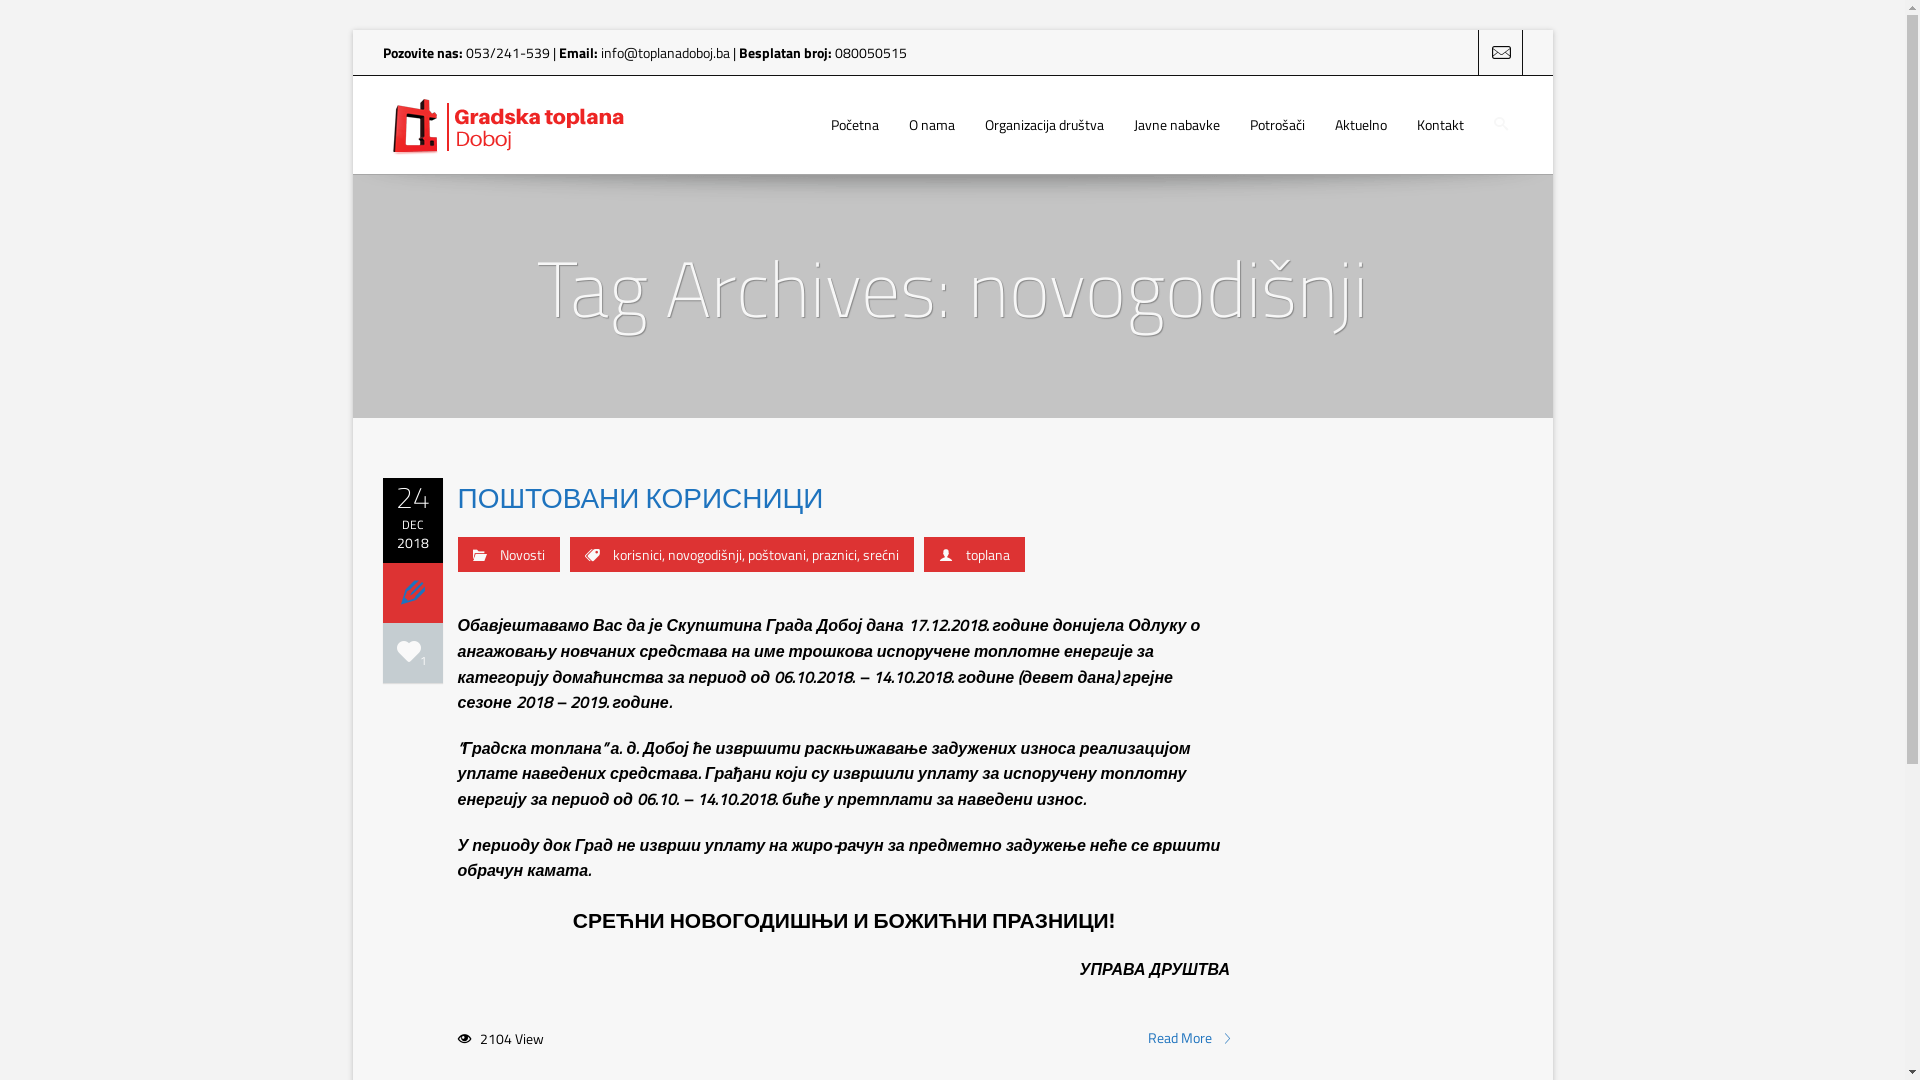  Describe the element at coordinates (834, 554) in the screenshot. I see `'praznici'` at that location.